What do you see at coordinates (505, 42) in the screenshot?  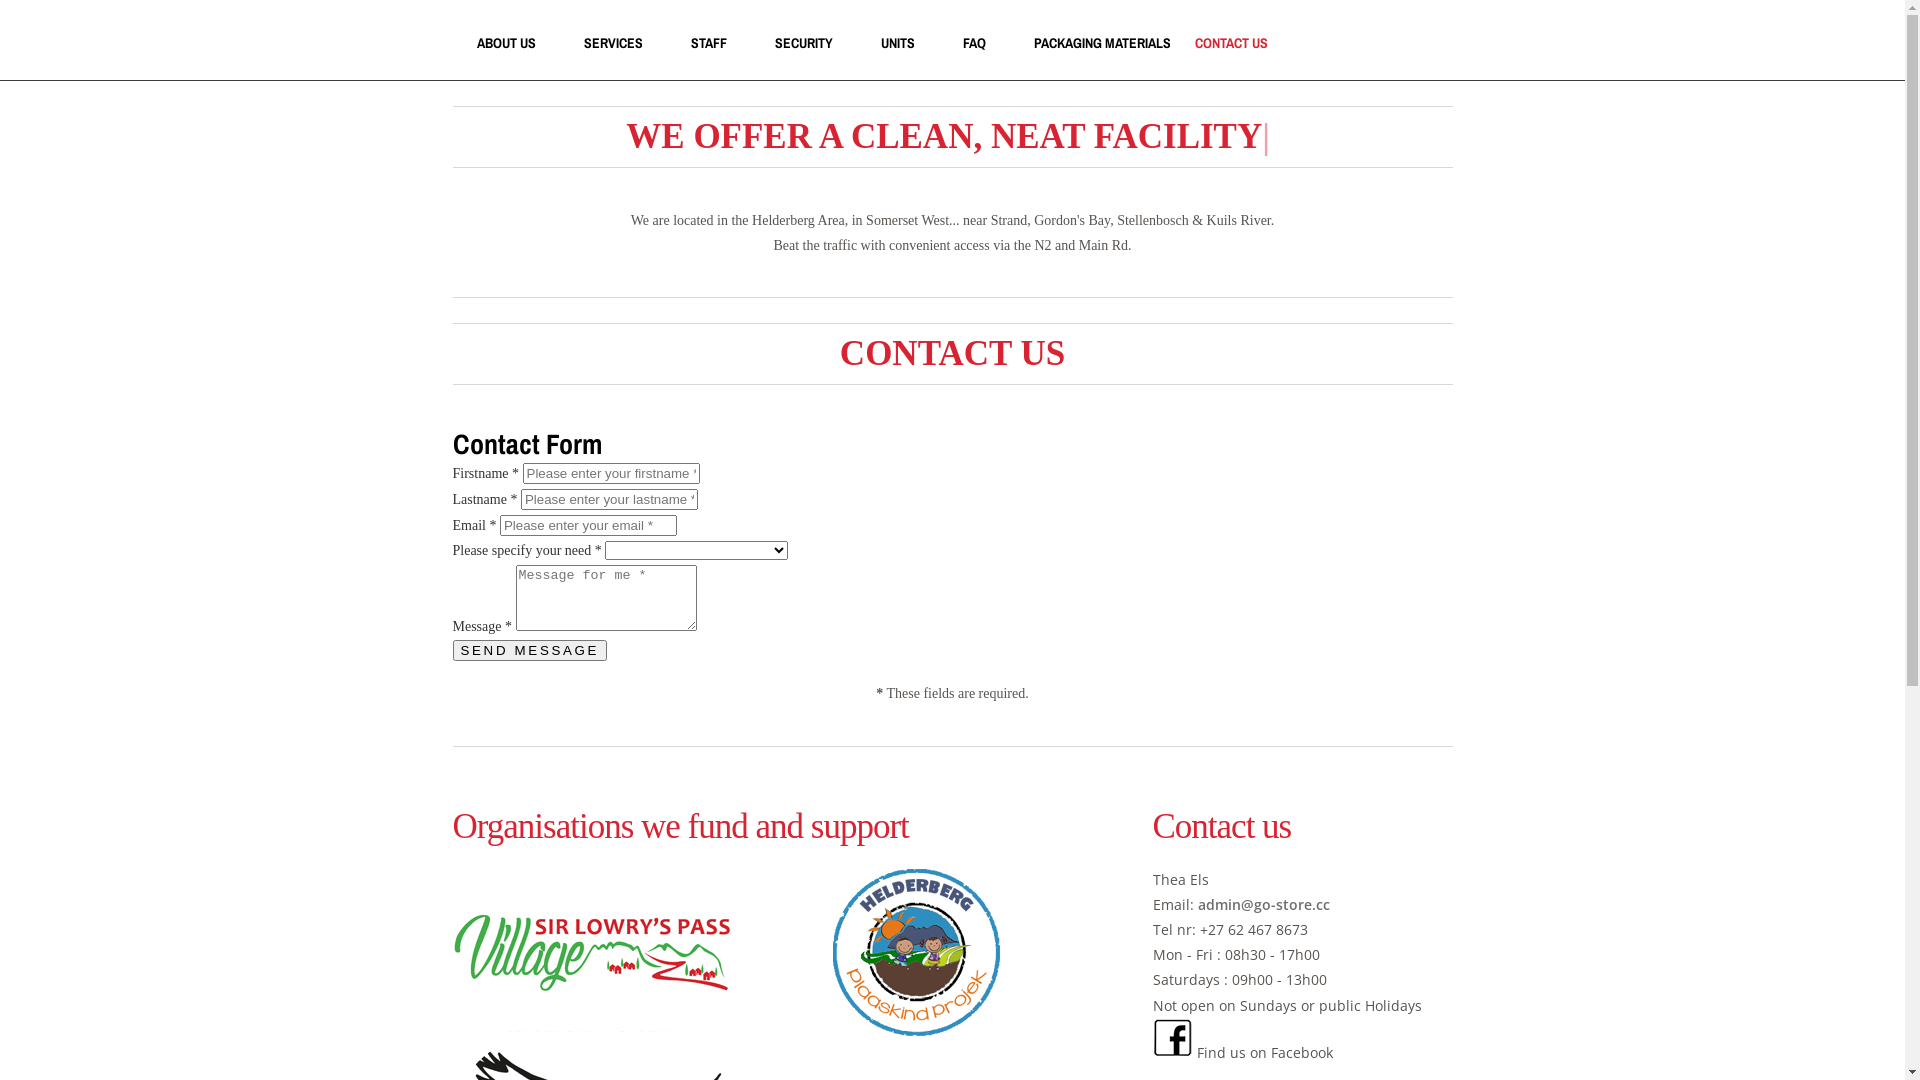 I see `'ABOUT US'` at bounding box center [505, 42].